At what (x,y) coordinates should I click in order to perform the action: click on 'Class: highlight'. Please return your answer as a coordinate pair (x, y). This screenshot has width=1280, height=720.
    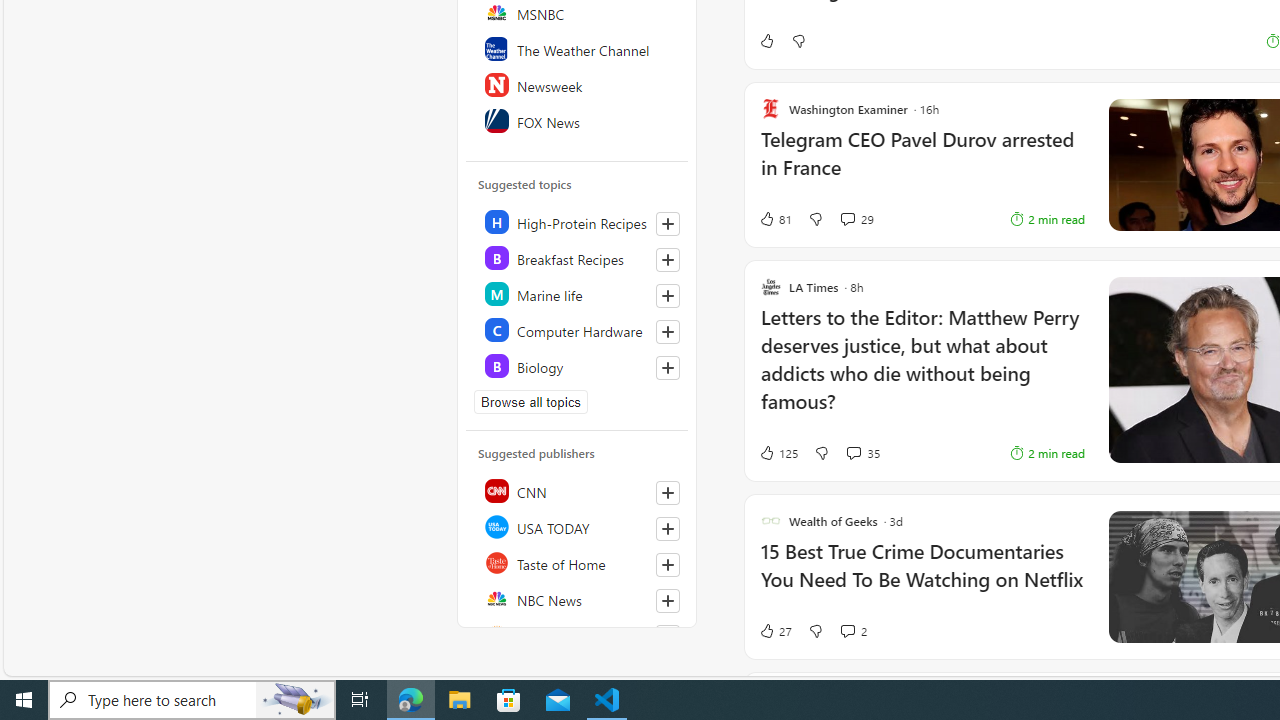
    Looking at the image, I should click on (577, 366).